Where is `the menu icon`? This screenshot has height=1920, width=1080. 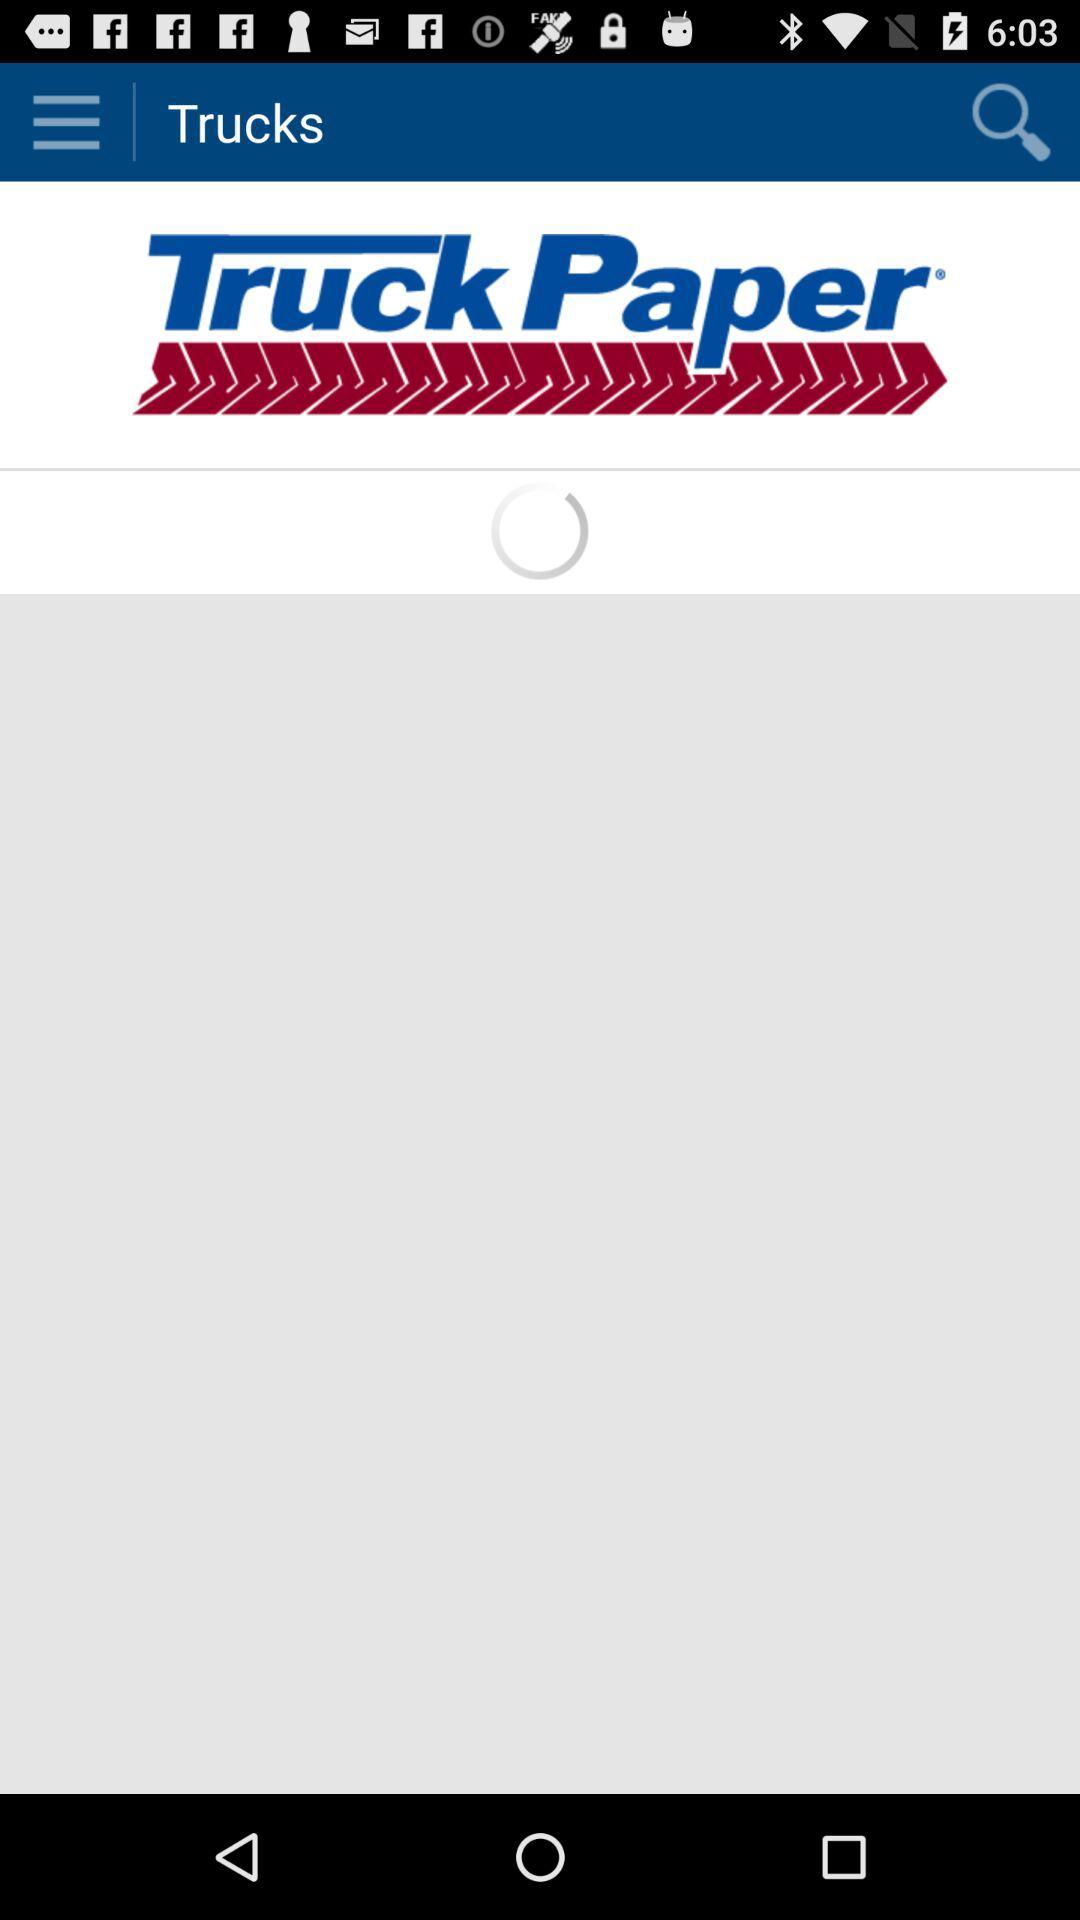 the menu icon is located at coordinates (65, 129).